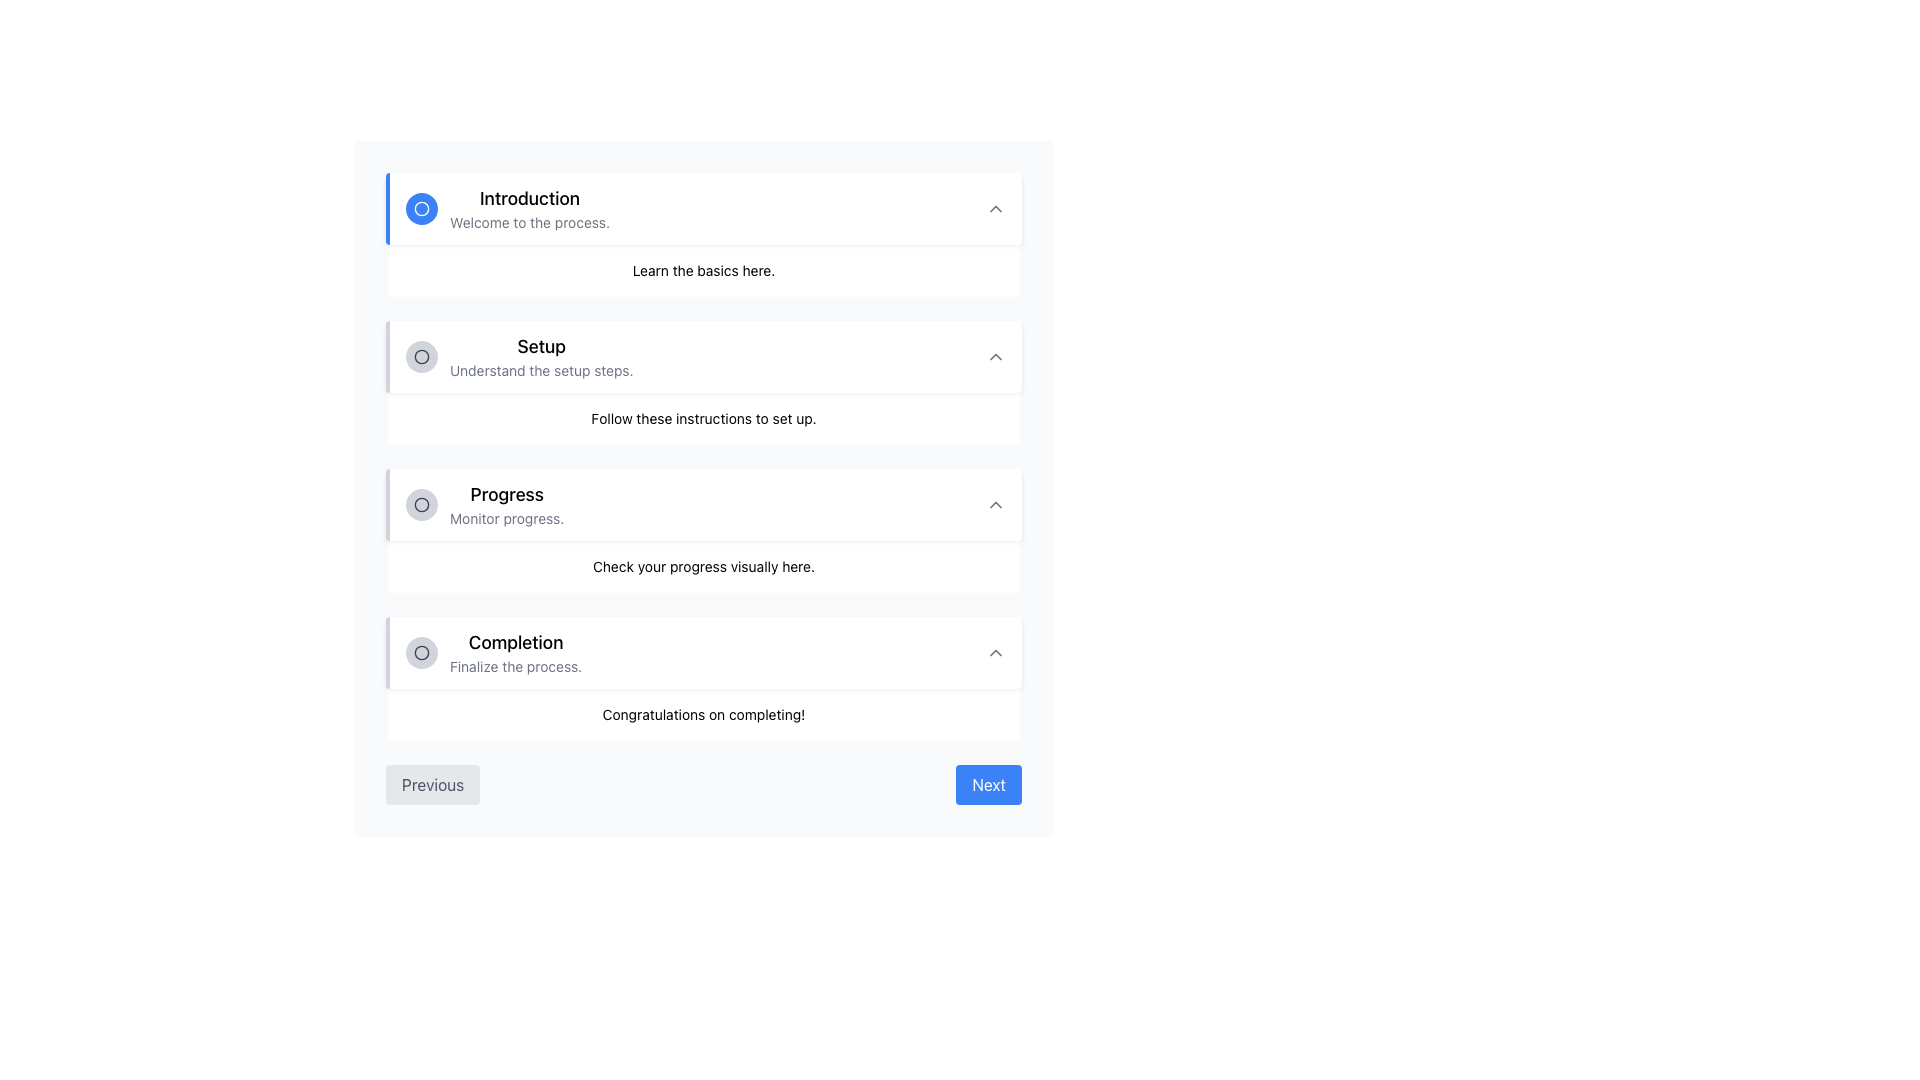 Image resolution: width=1920 pixels, height=1080 pixels. Describe the element at coordinates (421, 652) in the screenshot. I see `the circular icon indicating the 'Completion' step in the vertical step-by-step list interface` at that location.